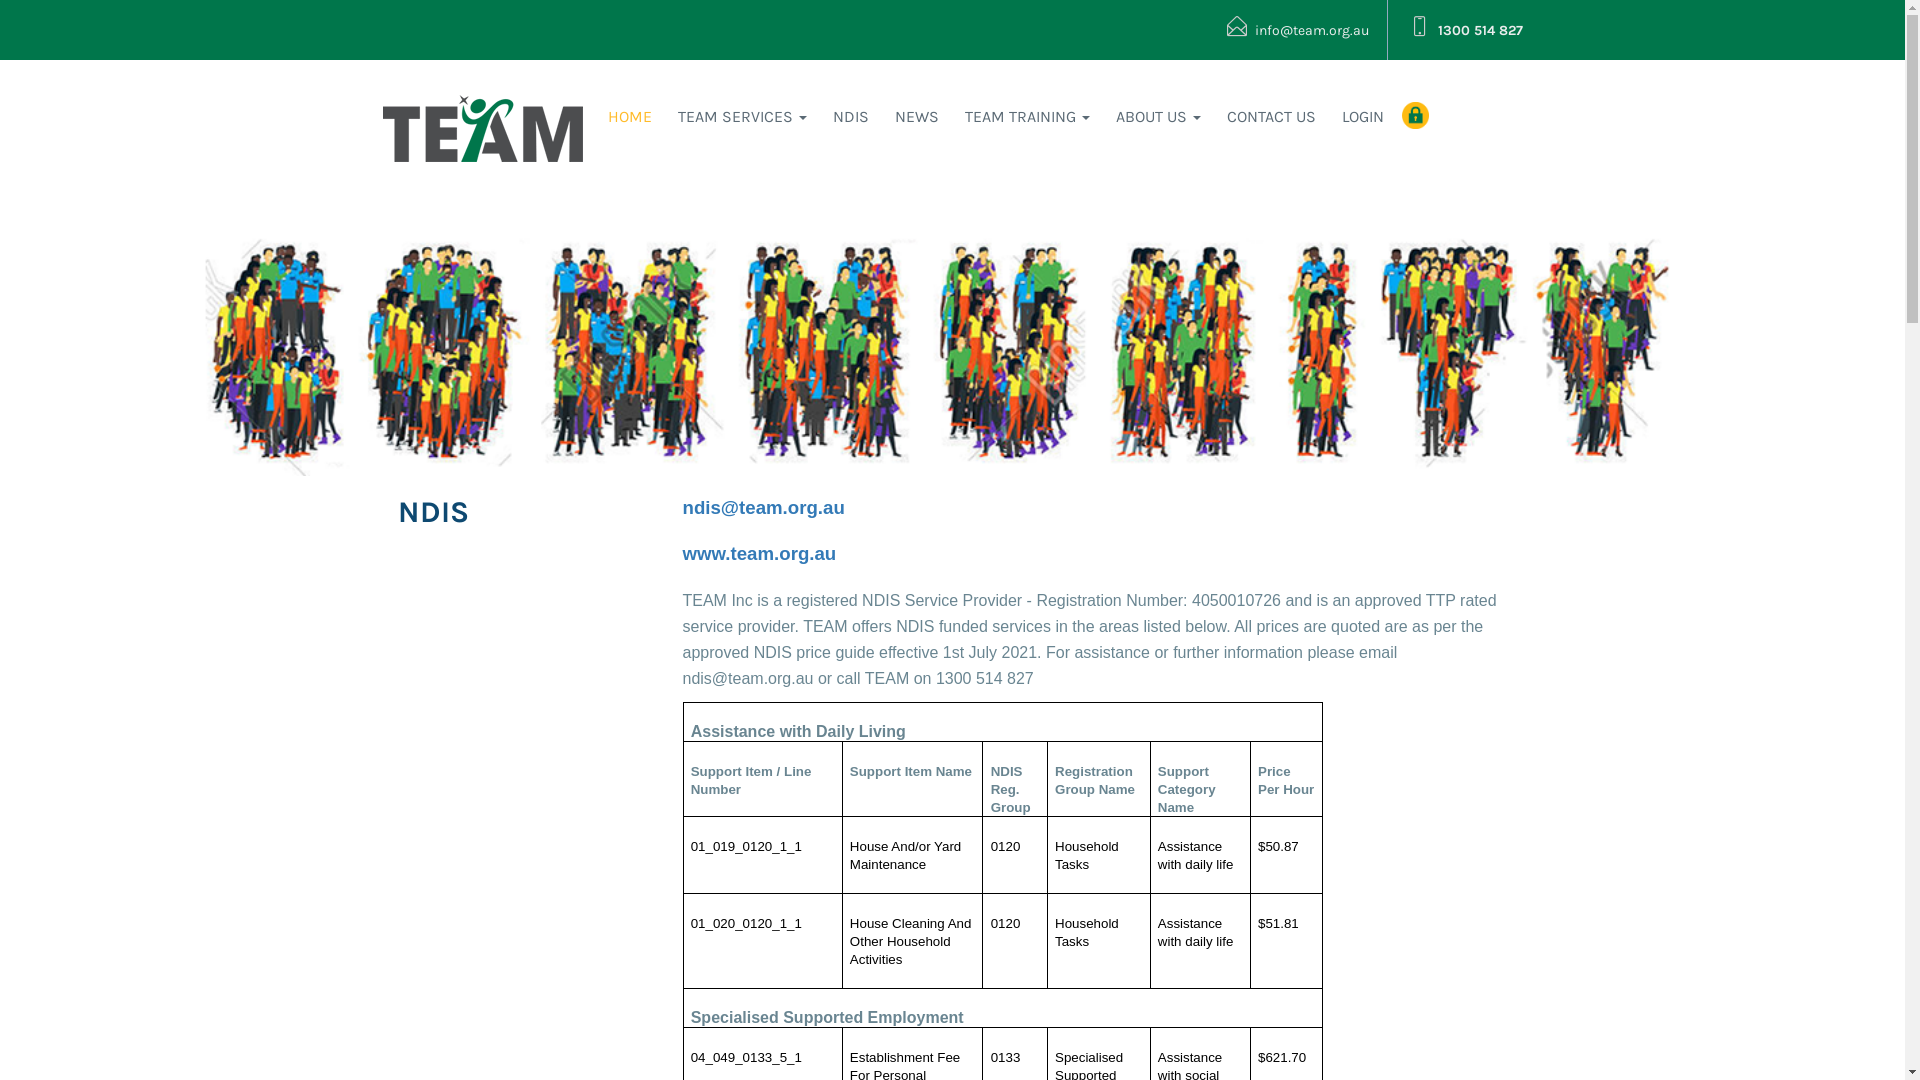 The width and height of the screenshot is (1920, 1080). What do you see at coordinates (1414, 115) in the screenshot?
I see `'community login'` at bounding box center [1414, 115].